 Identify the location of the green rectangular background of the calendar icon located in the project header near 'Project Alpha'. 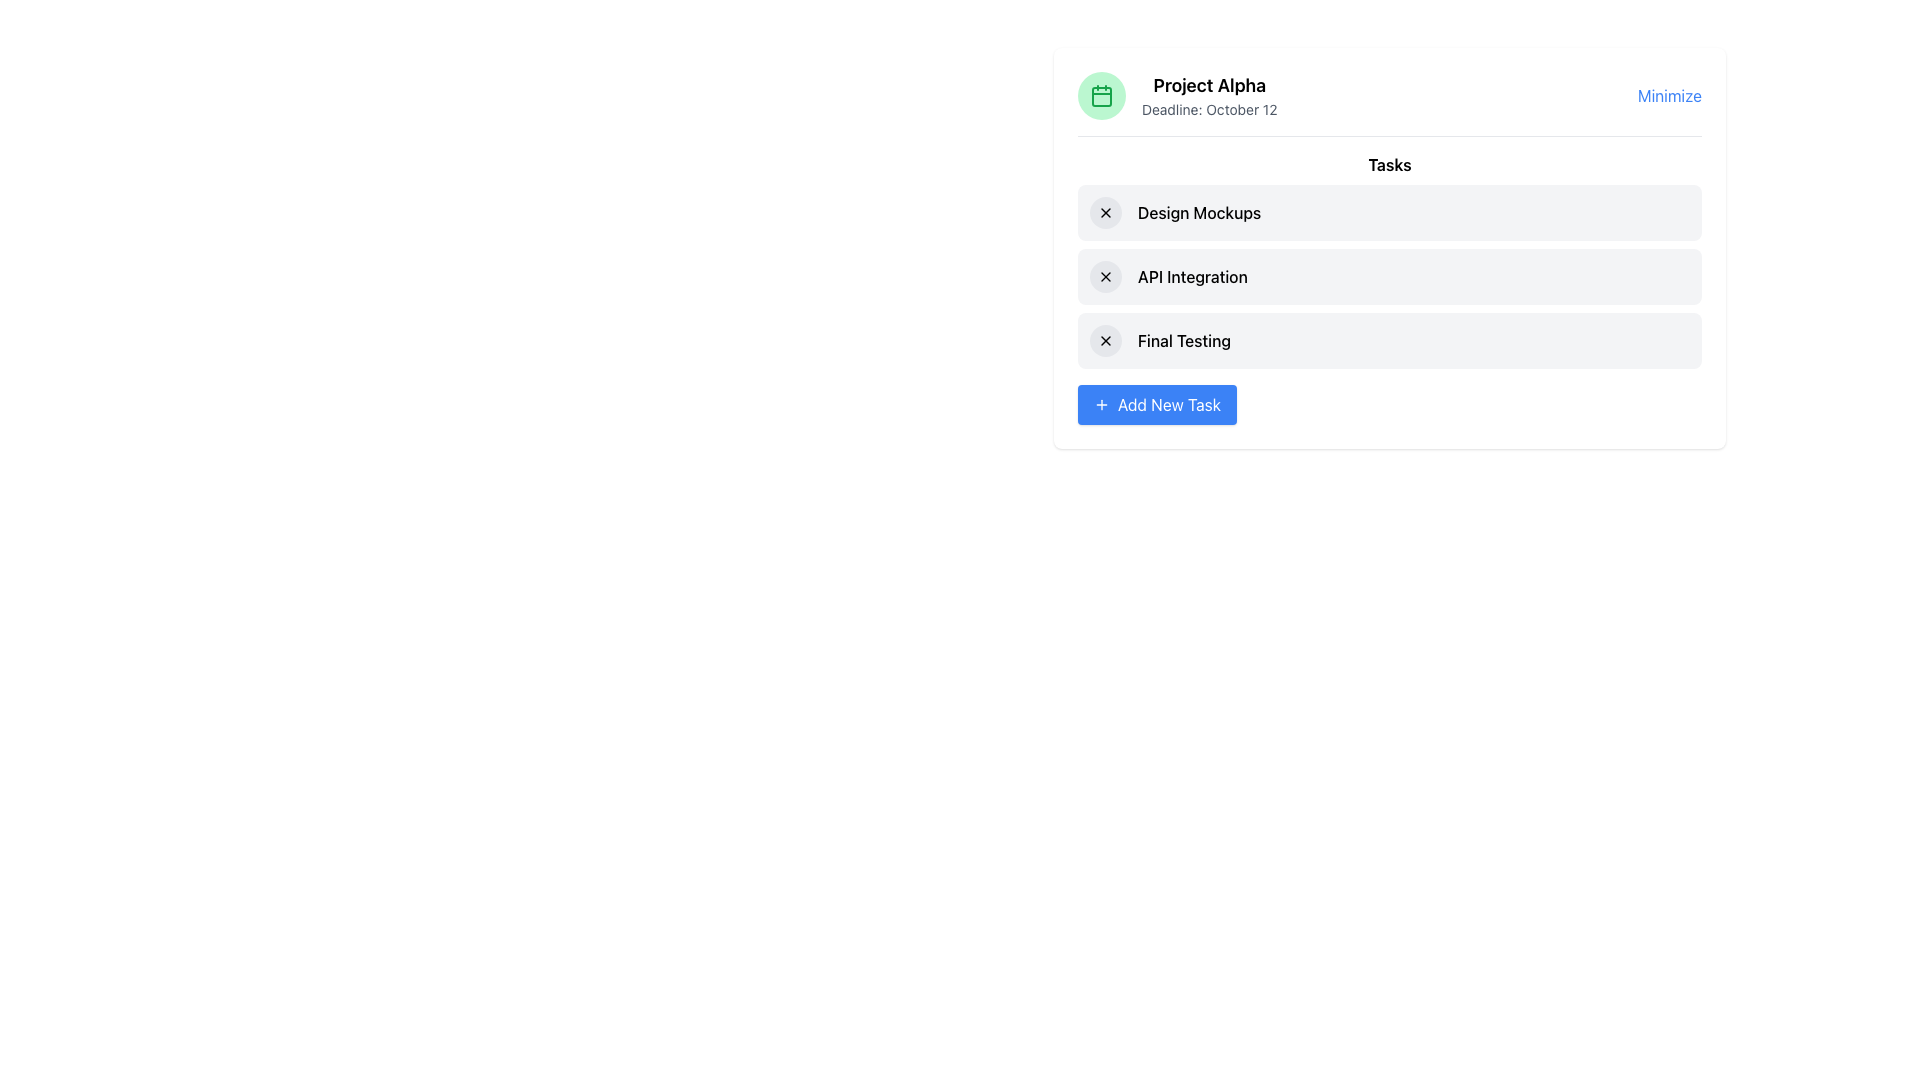
(1101, 96).